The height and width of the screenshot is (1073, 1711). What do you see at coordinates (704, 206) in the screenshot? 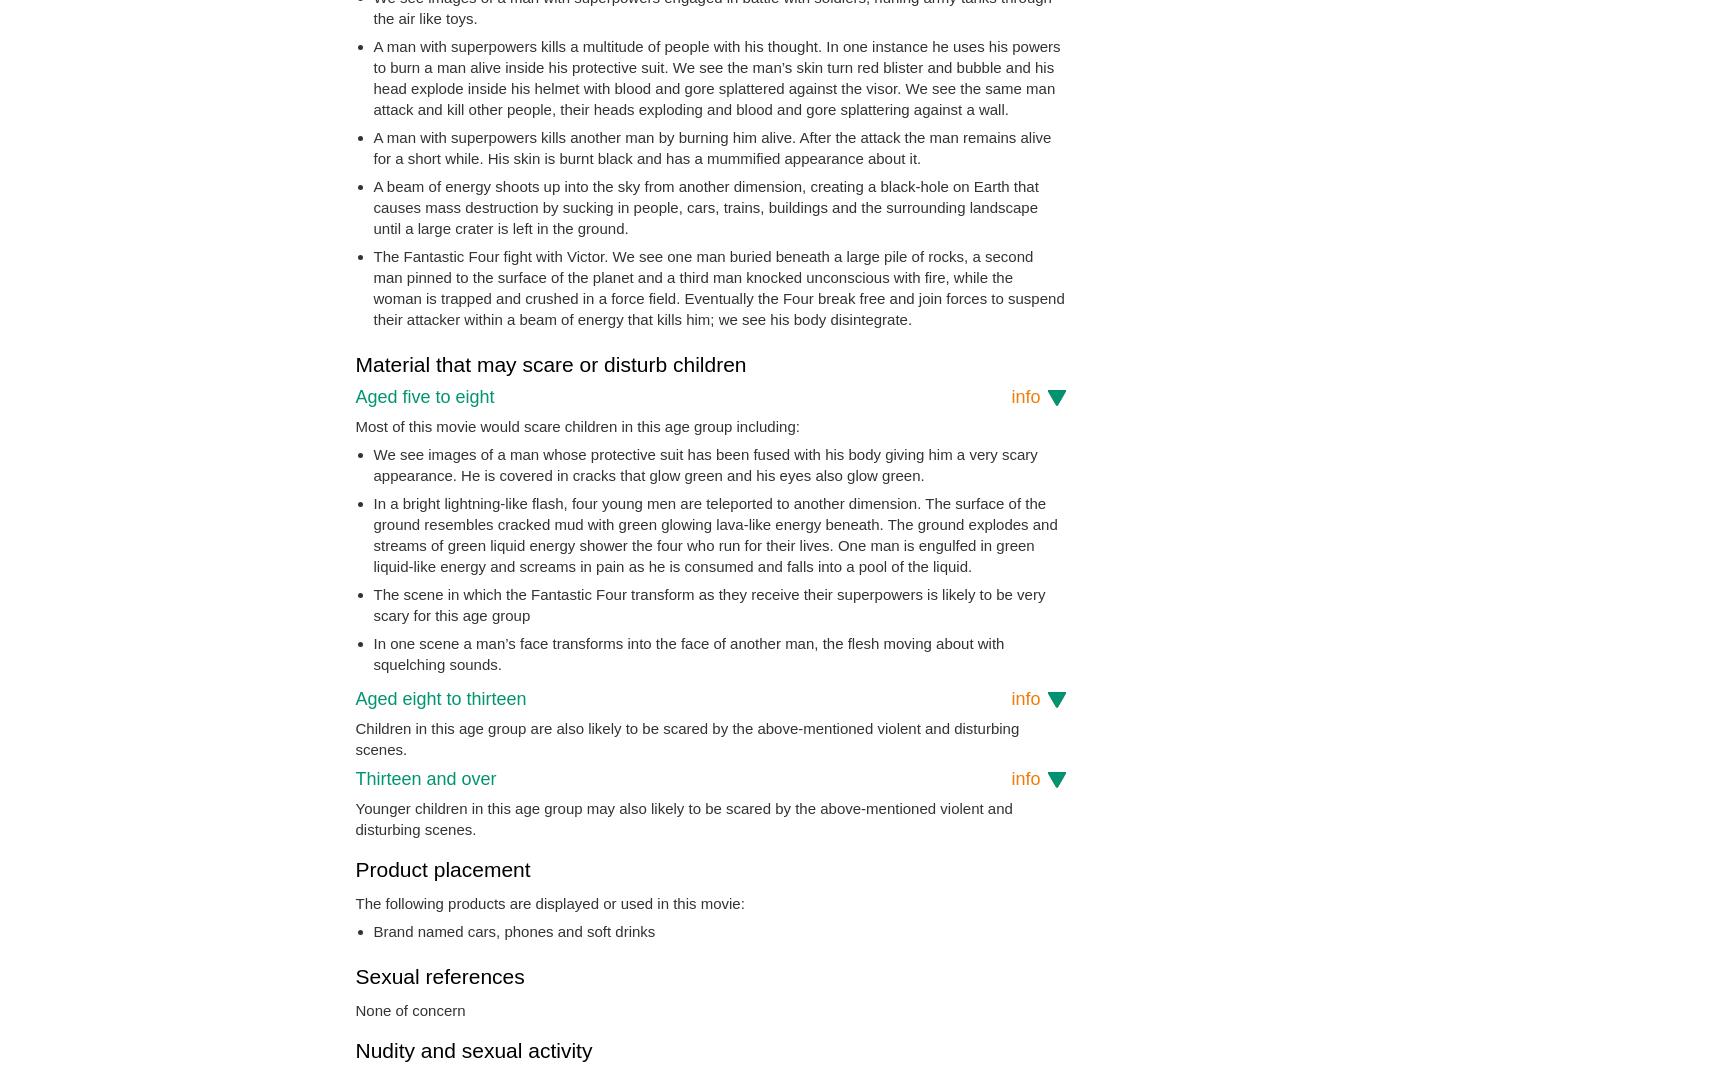
I see `'A beam of energy shoots up into the sky from another dimension, creating a black-hole on Earth that causes mass destruction by sucking in people, cars, trains, buildings and the surrounding landscape until a large crater is left in the ground.'` at bounding box center [704, 206].